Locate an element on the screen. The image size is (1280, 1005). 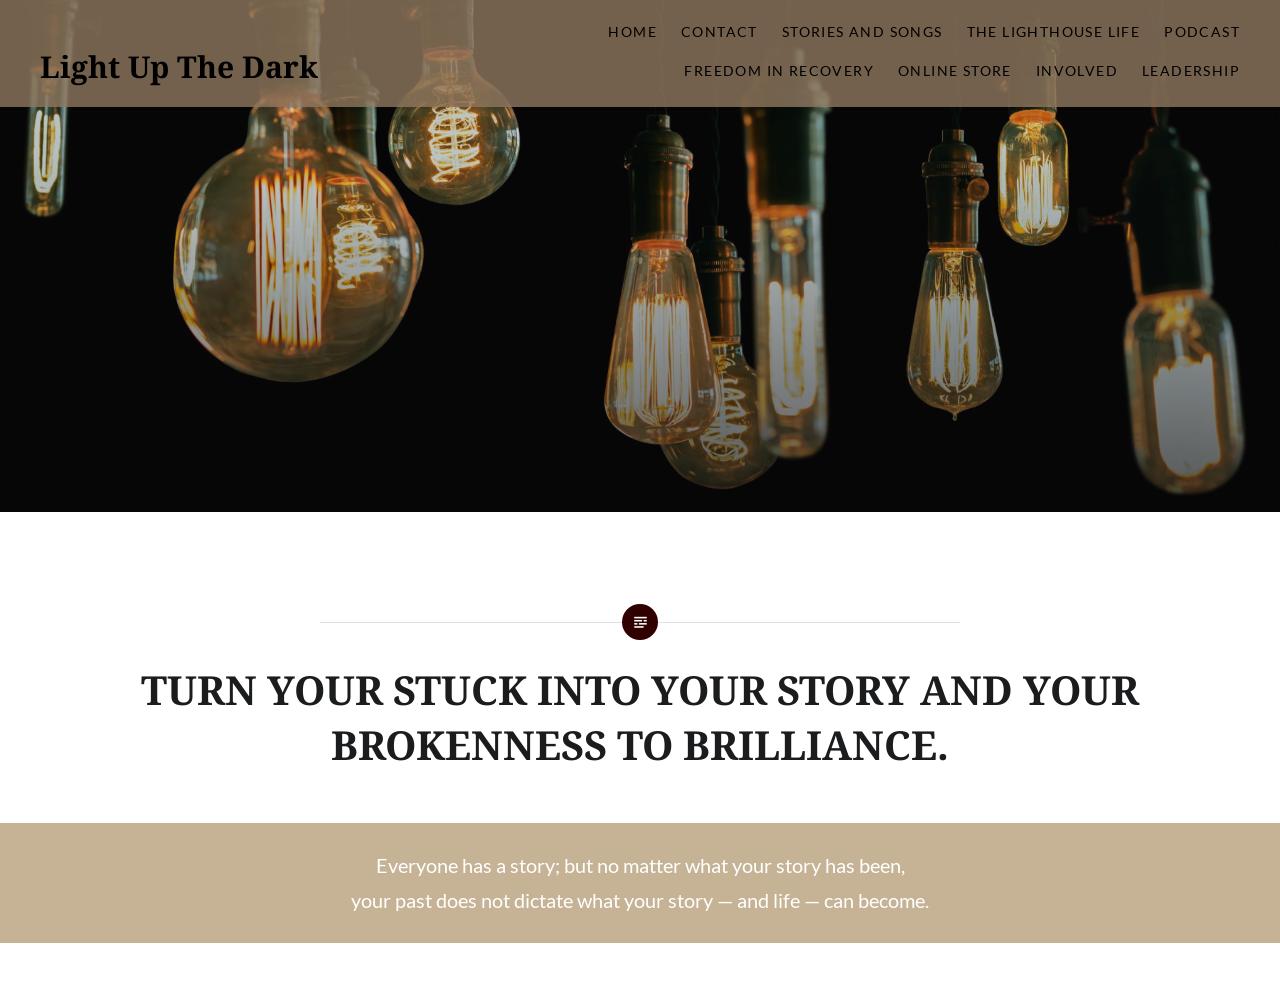
'your past does not dictate what your story — and life — can become.' is located at coordinates (640, 898).